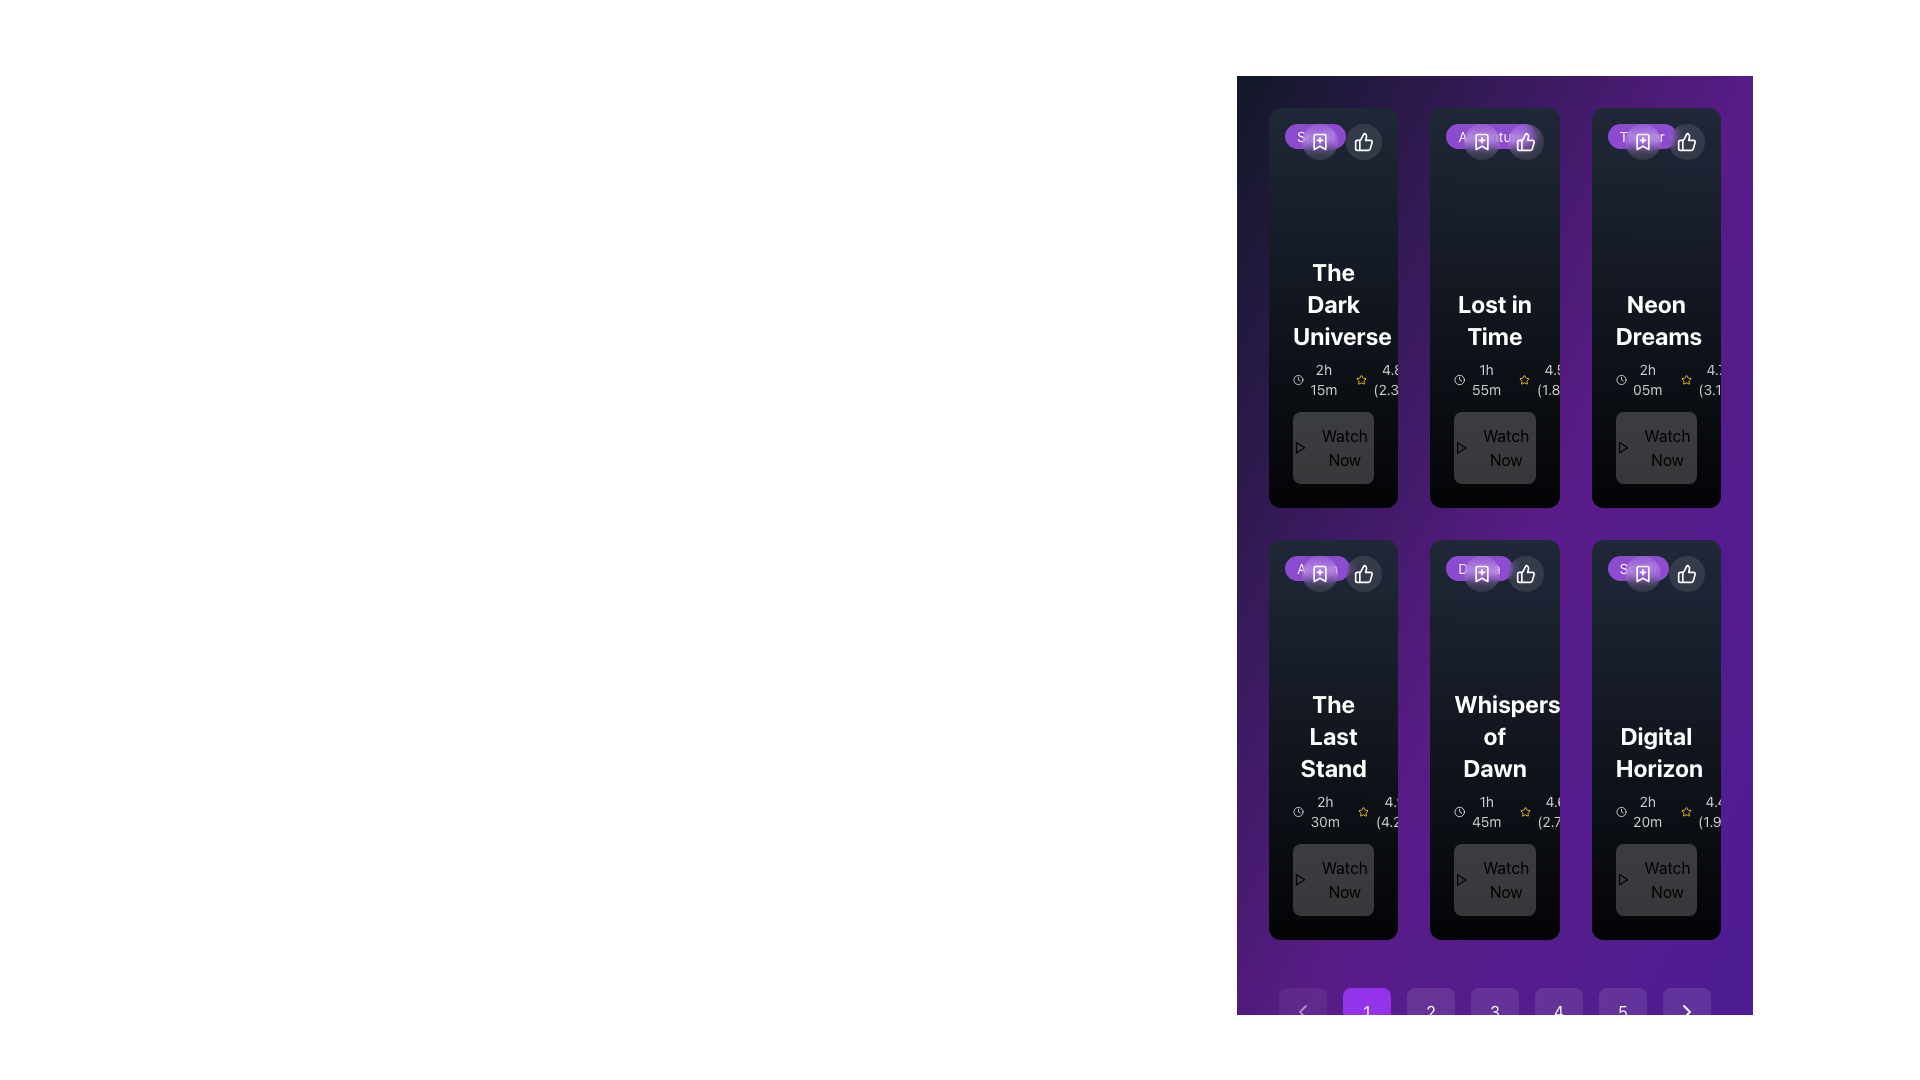 The height and width of the screenshot is (1080, 1920). Describe the element at coordinates (1638, 567) in the screenshot. I see `the rounded capsule-shaped badge with a semi-opaque purple background and white text that reads 'Sci-Fi', located at the top-left corner of the 'Digital Horizon' card` at that location.